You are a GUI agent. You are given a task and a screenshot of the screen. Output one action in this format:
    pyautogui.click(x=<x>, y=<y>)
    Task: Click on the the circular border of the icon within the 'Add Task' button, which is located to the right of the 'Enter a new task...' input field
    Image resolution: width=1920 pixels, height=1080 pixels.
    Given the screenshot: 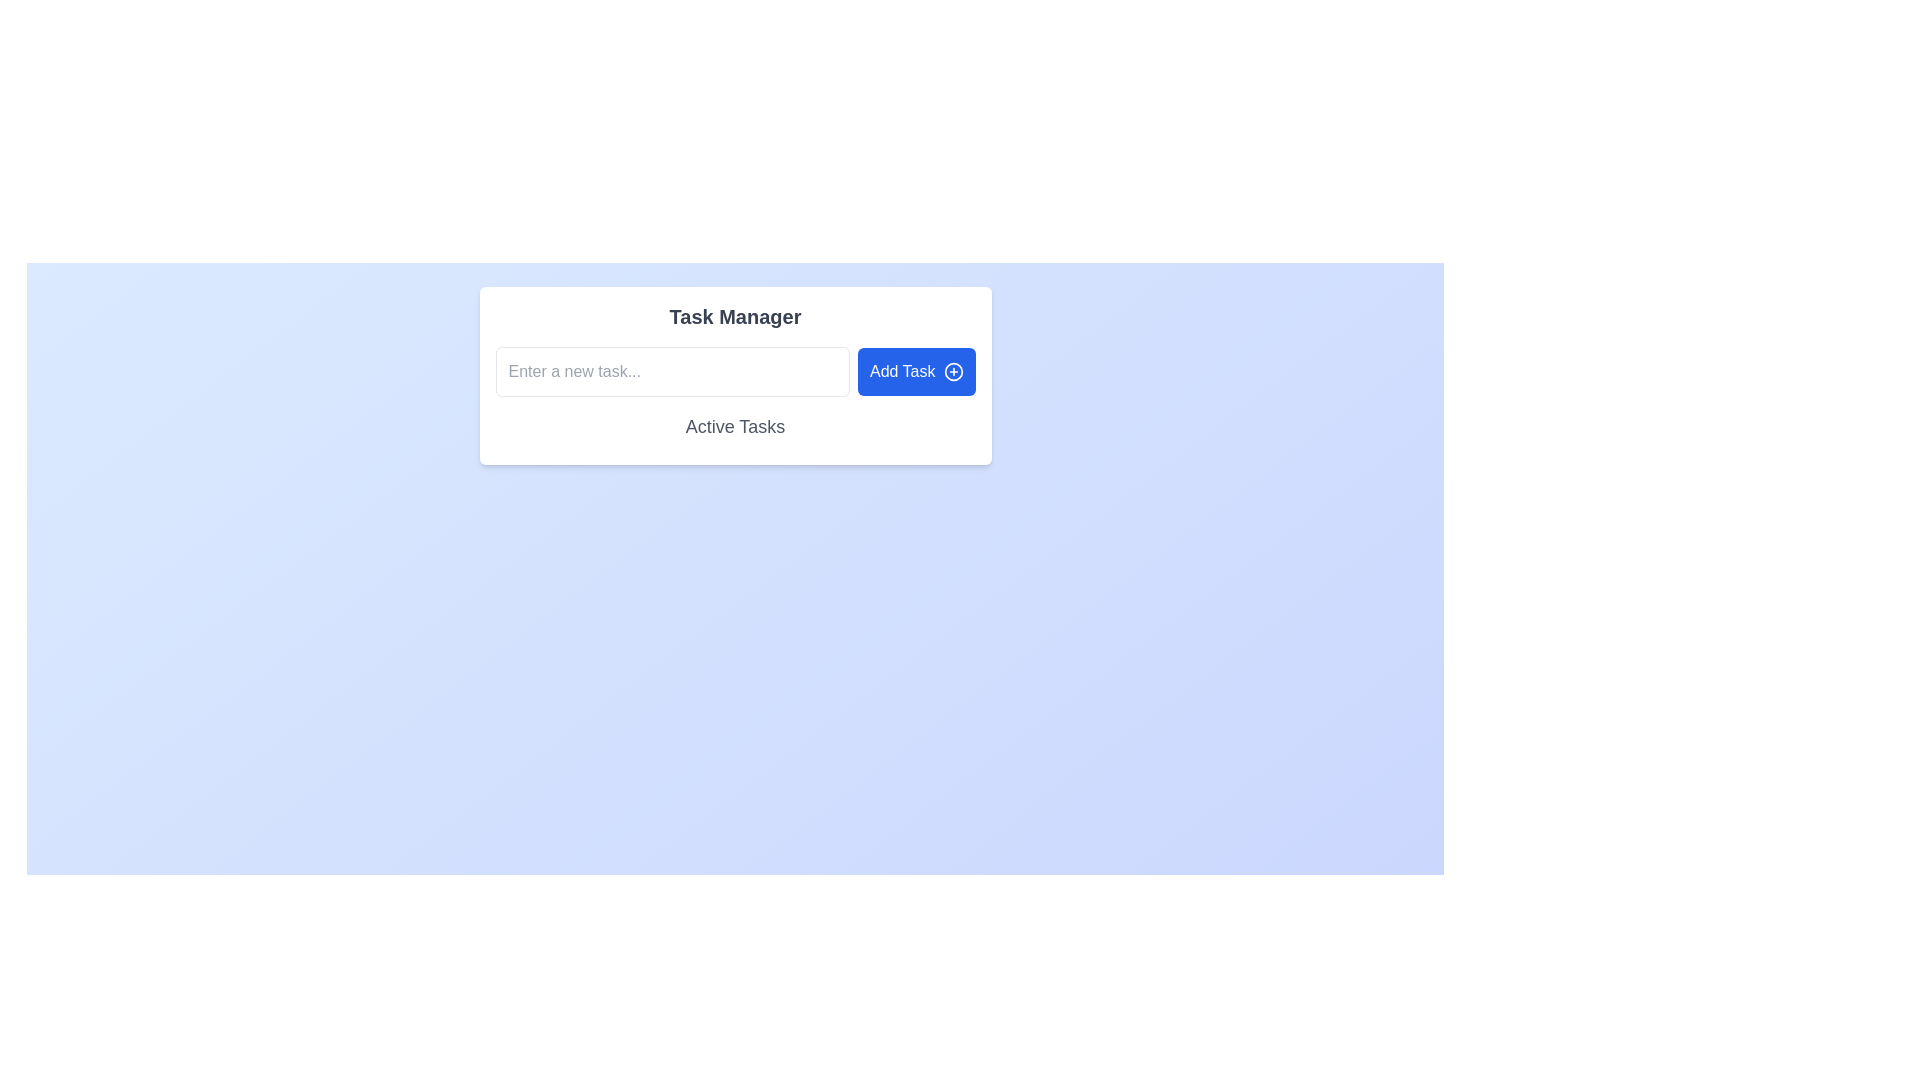 What is the action you would take?
    pyautogui.click(x=952, y=371)
    